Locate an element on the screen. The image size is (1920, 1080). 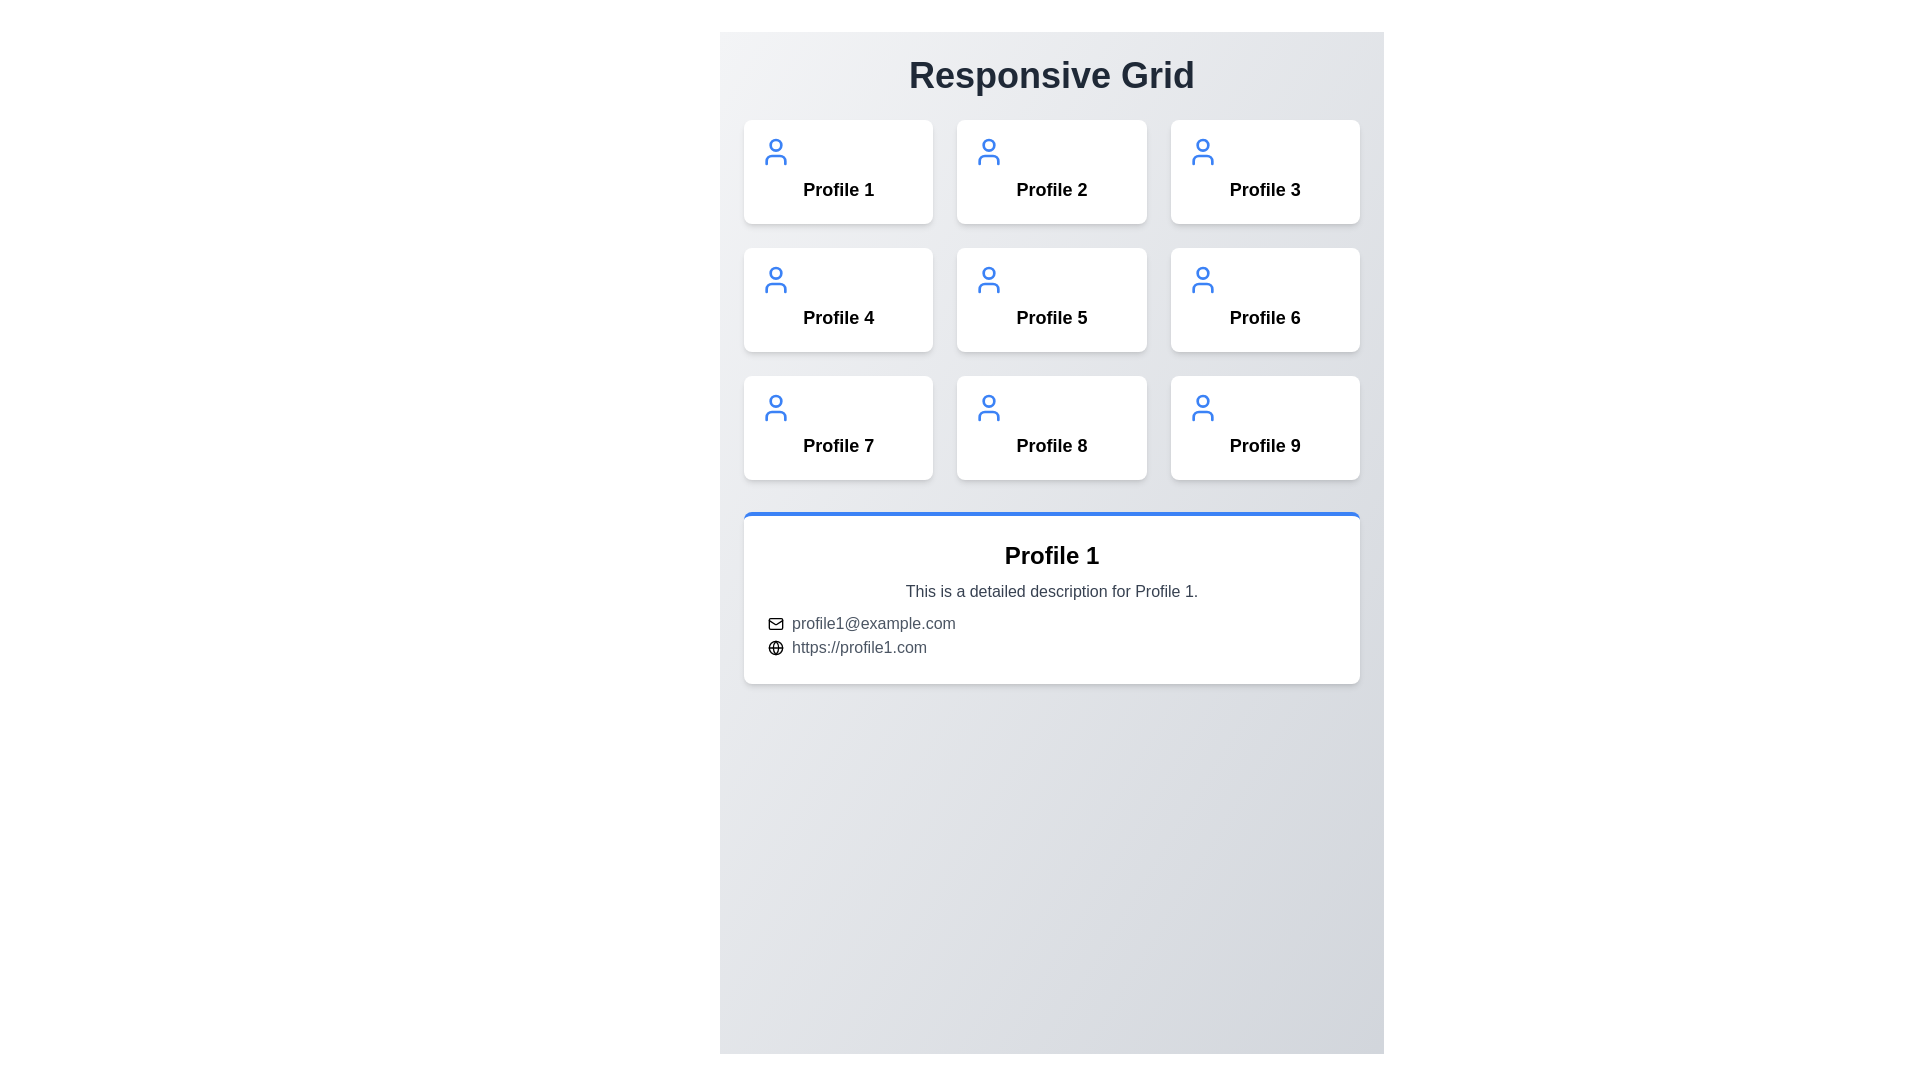
prominent header text 'Responsive Grid' located at the top section of the page, centered horizontally with a dark font on a light gradient background is located at coordinates (1050, 75).